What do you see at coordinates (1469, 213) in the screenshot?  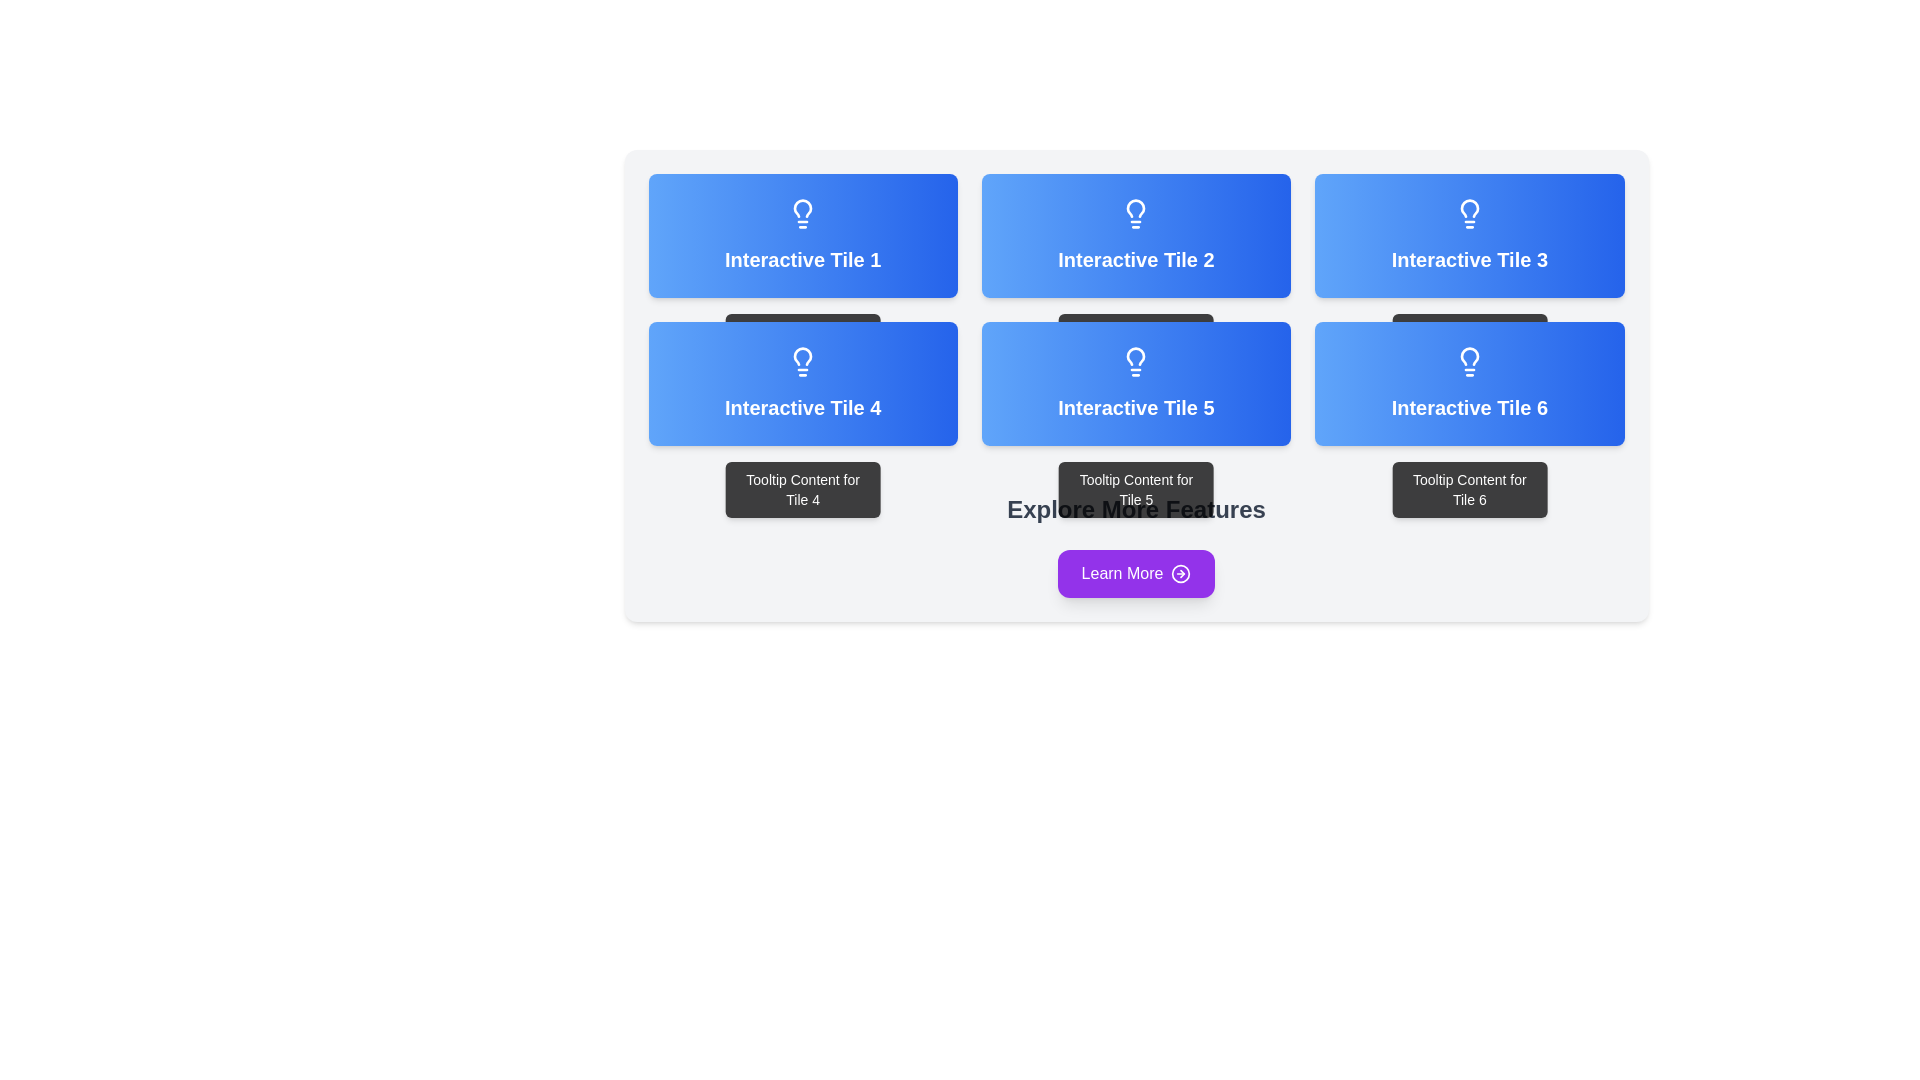 I see `the lightbulb icon` at bounding box center [1469, 213].